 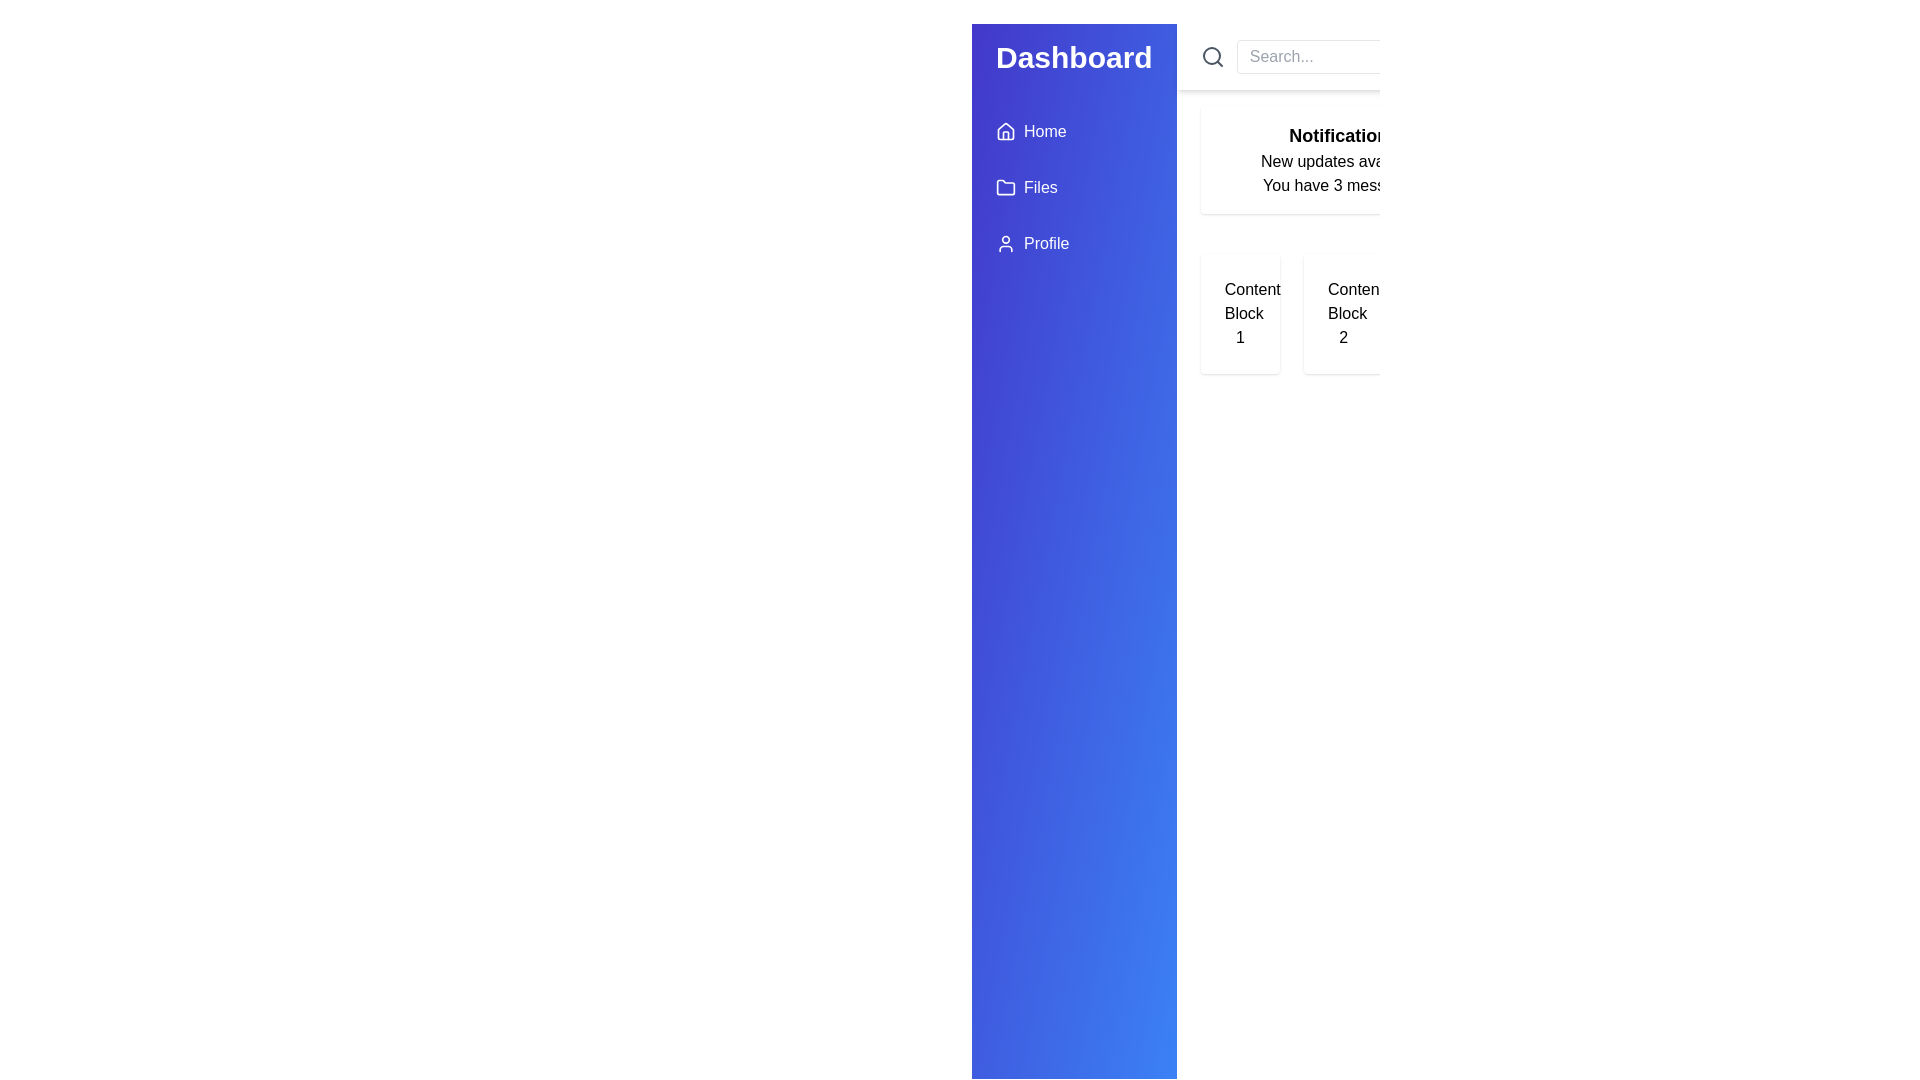 I want to click on the navigation button at the top of the vertical menu, so click(x=1031, y=131).